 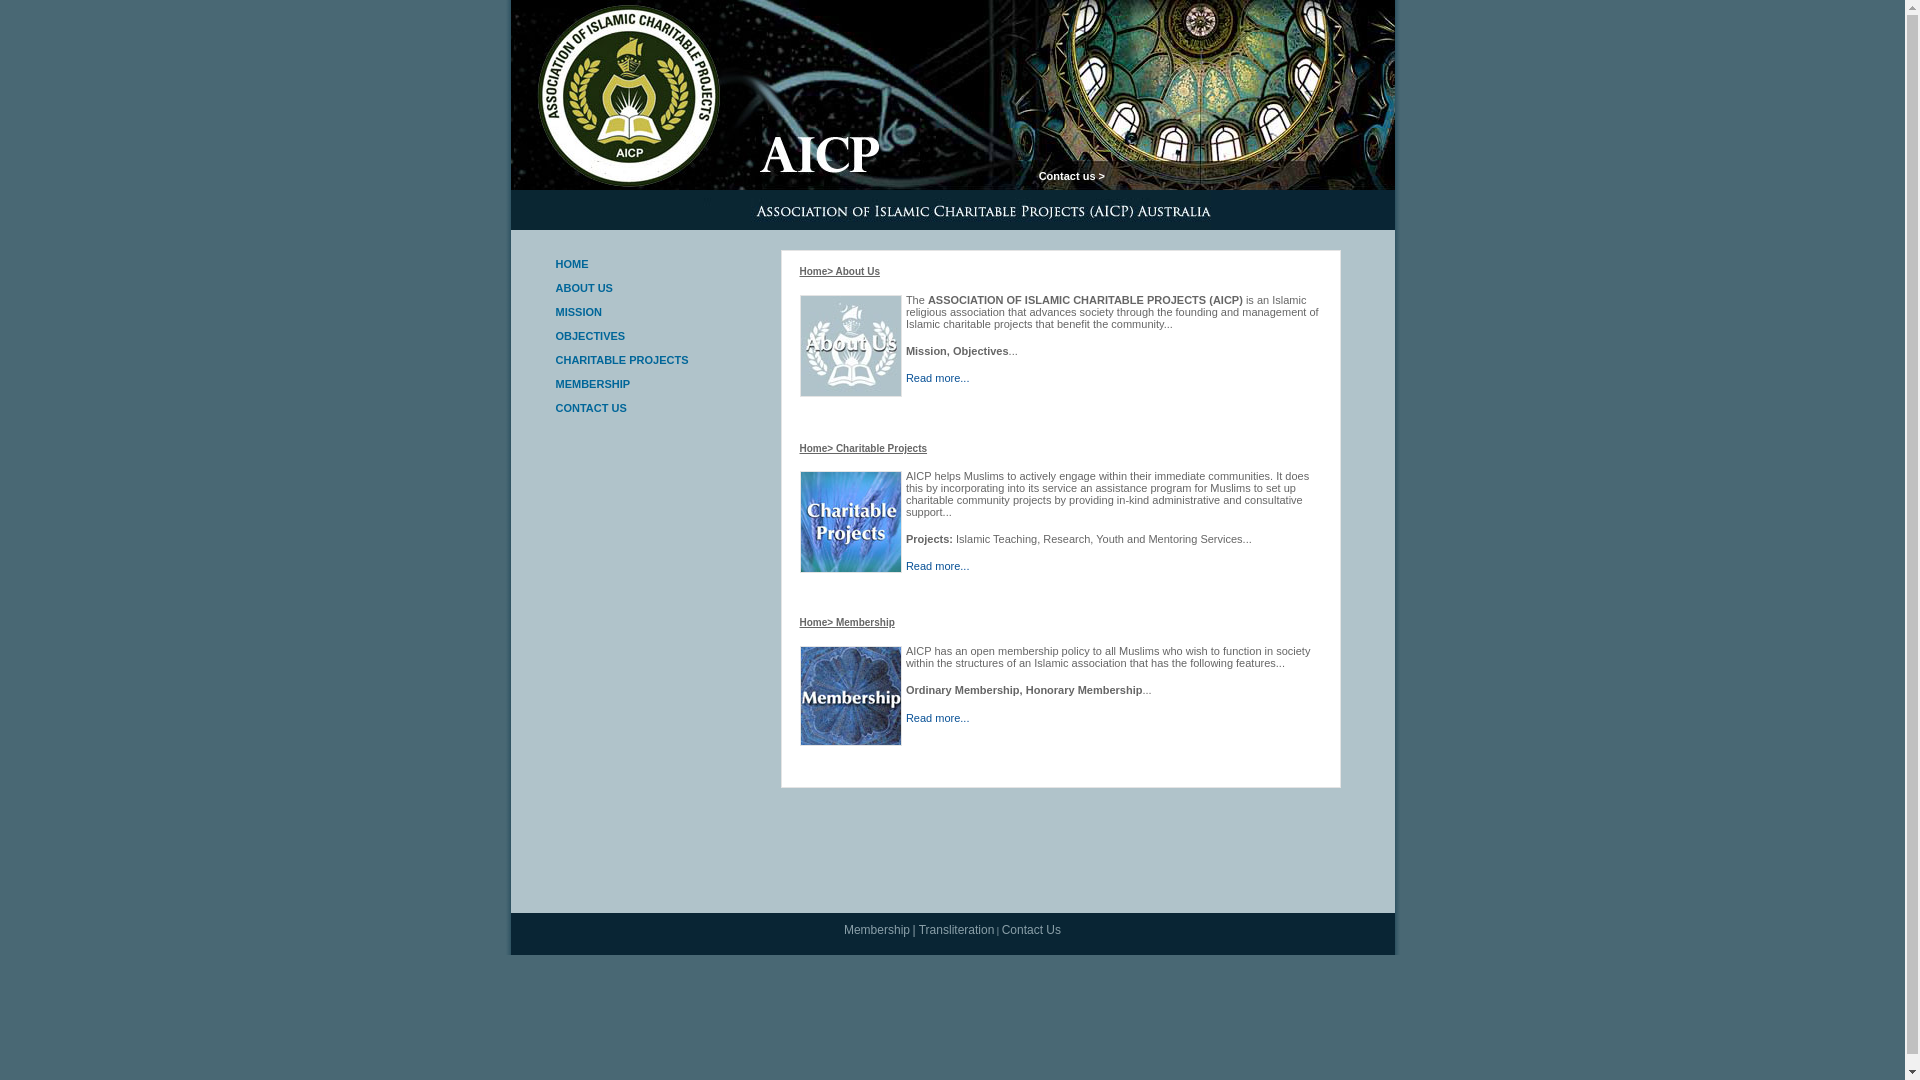 What do you see at coordinates (1031, 929) in the screenshot?
I see `'Contact Us'` at bounding box center [1031, 929].